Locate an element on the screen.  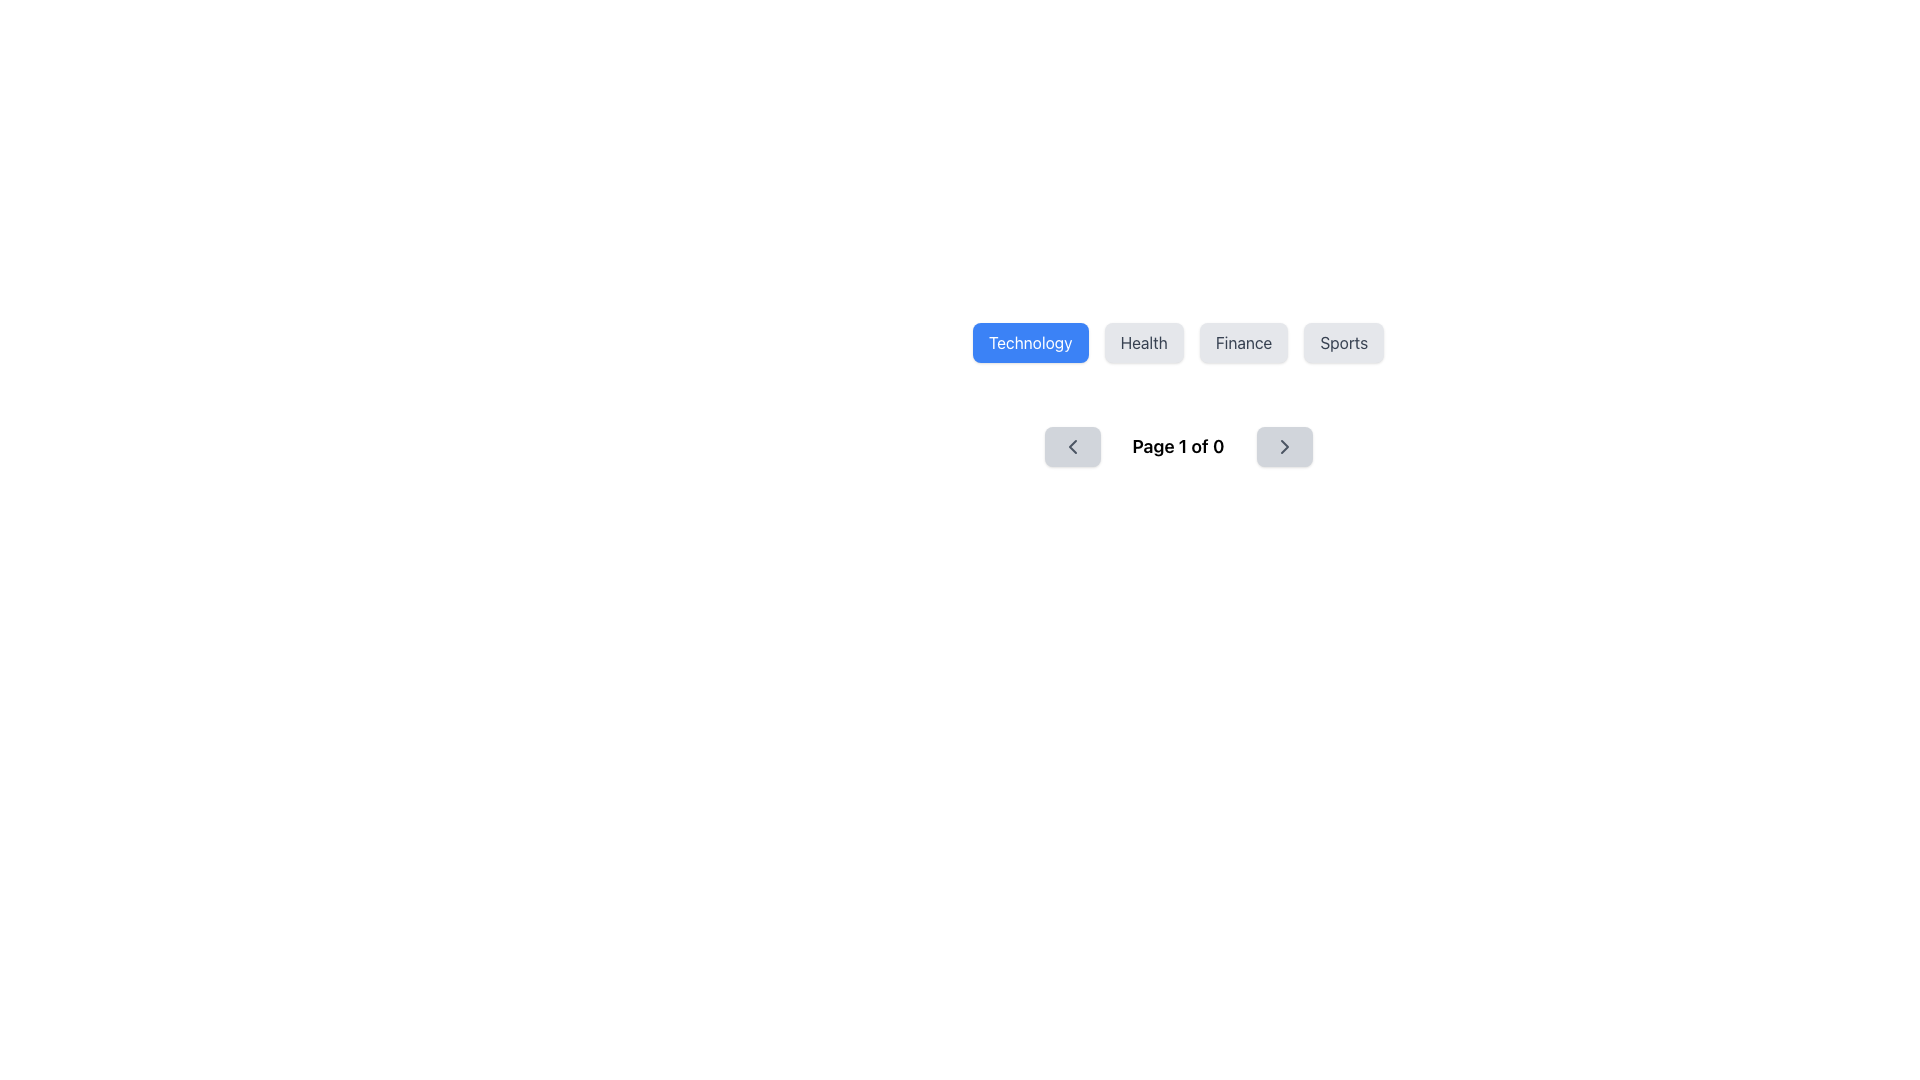
the SVG-based icon on the left of the pagination control group is located at coordinates (1071, 446).